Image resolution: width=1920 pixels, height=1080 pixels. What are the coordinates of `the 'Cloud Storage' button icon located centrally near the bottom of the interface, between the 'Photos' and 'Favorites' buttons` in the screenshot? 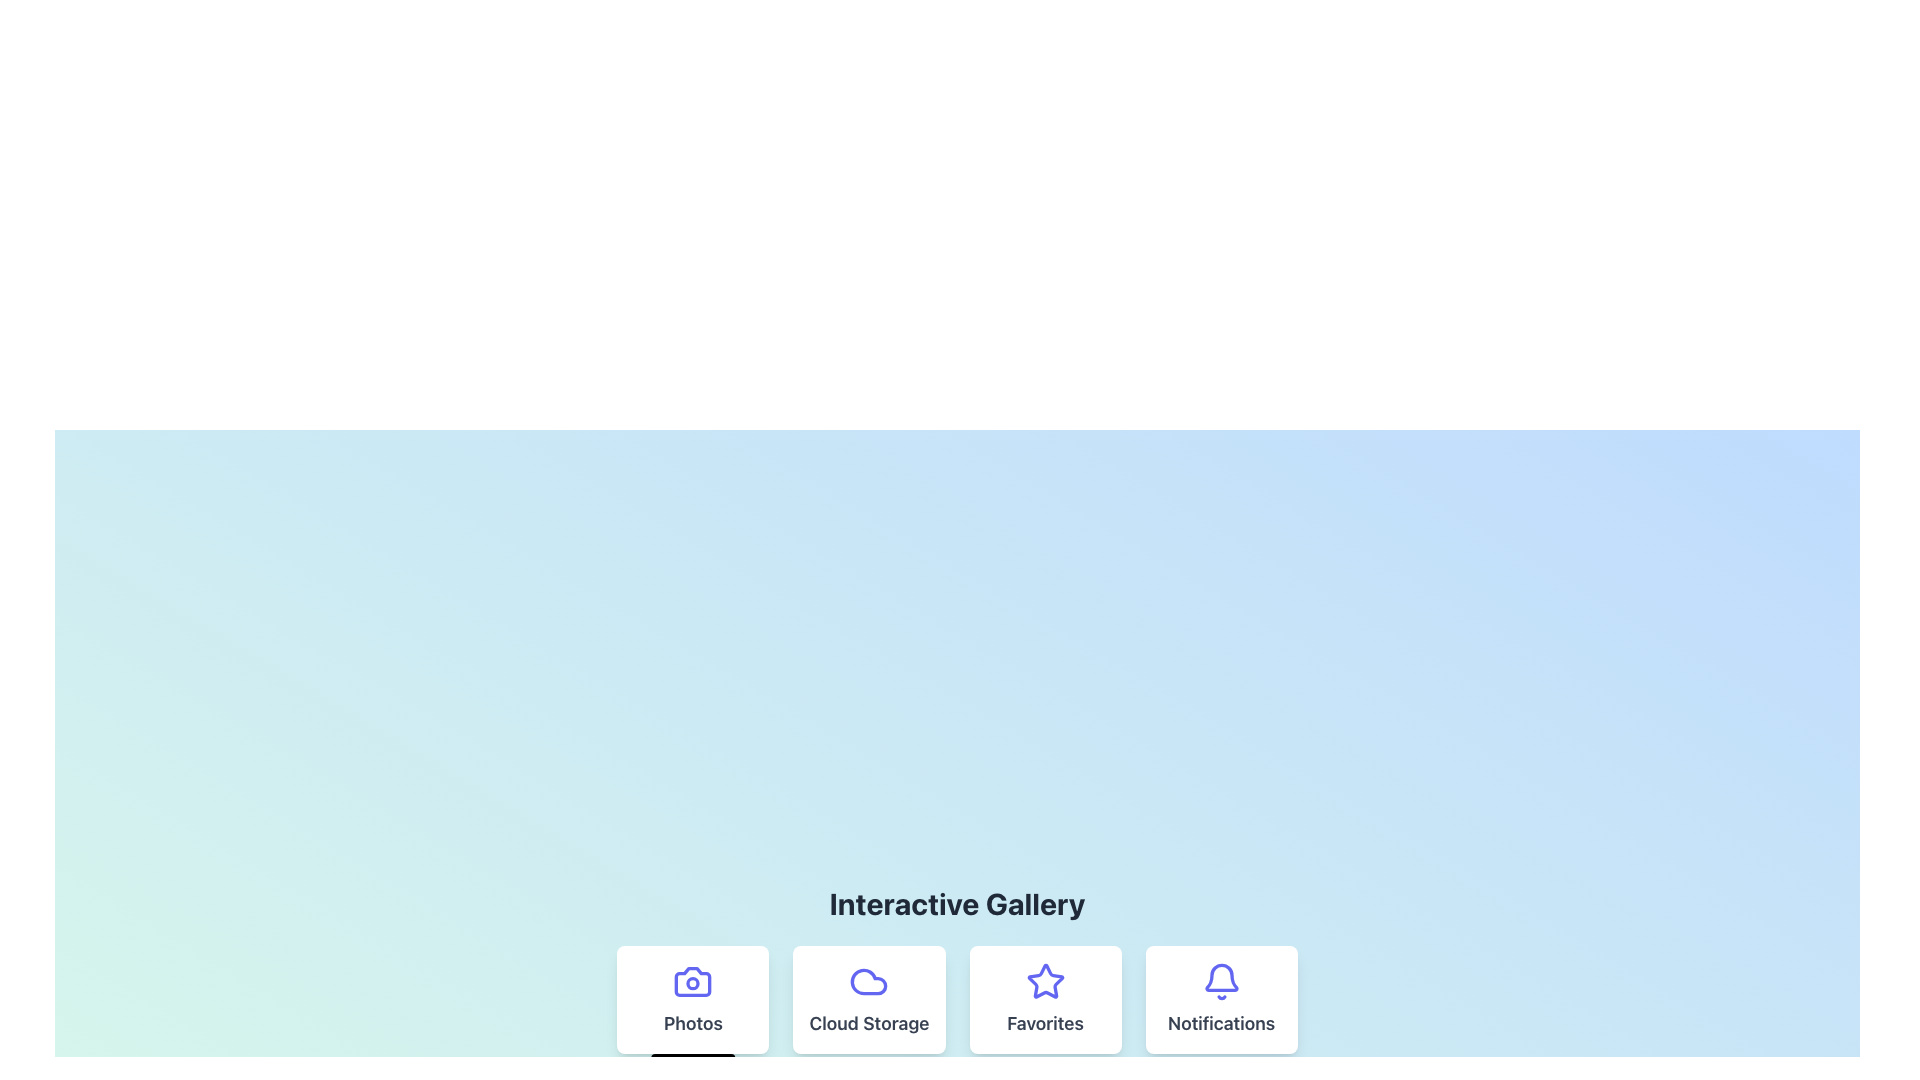 It's located at (869, 981).